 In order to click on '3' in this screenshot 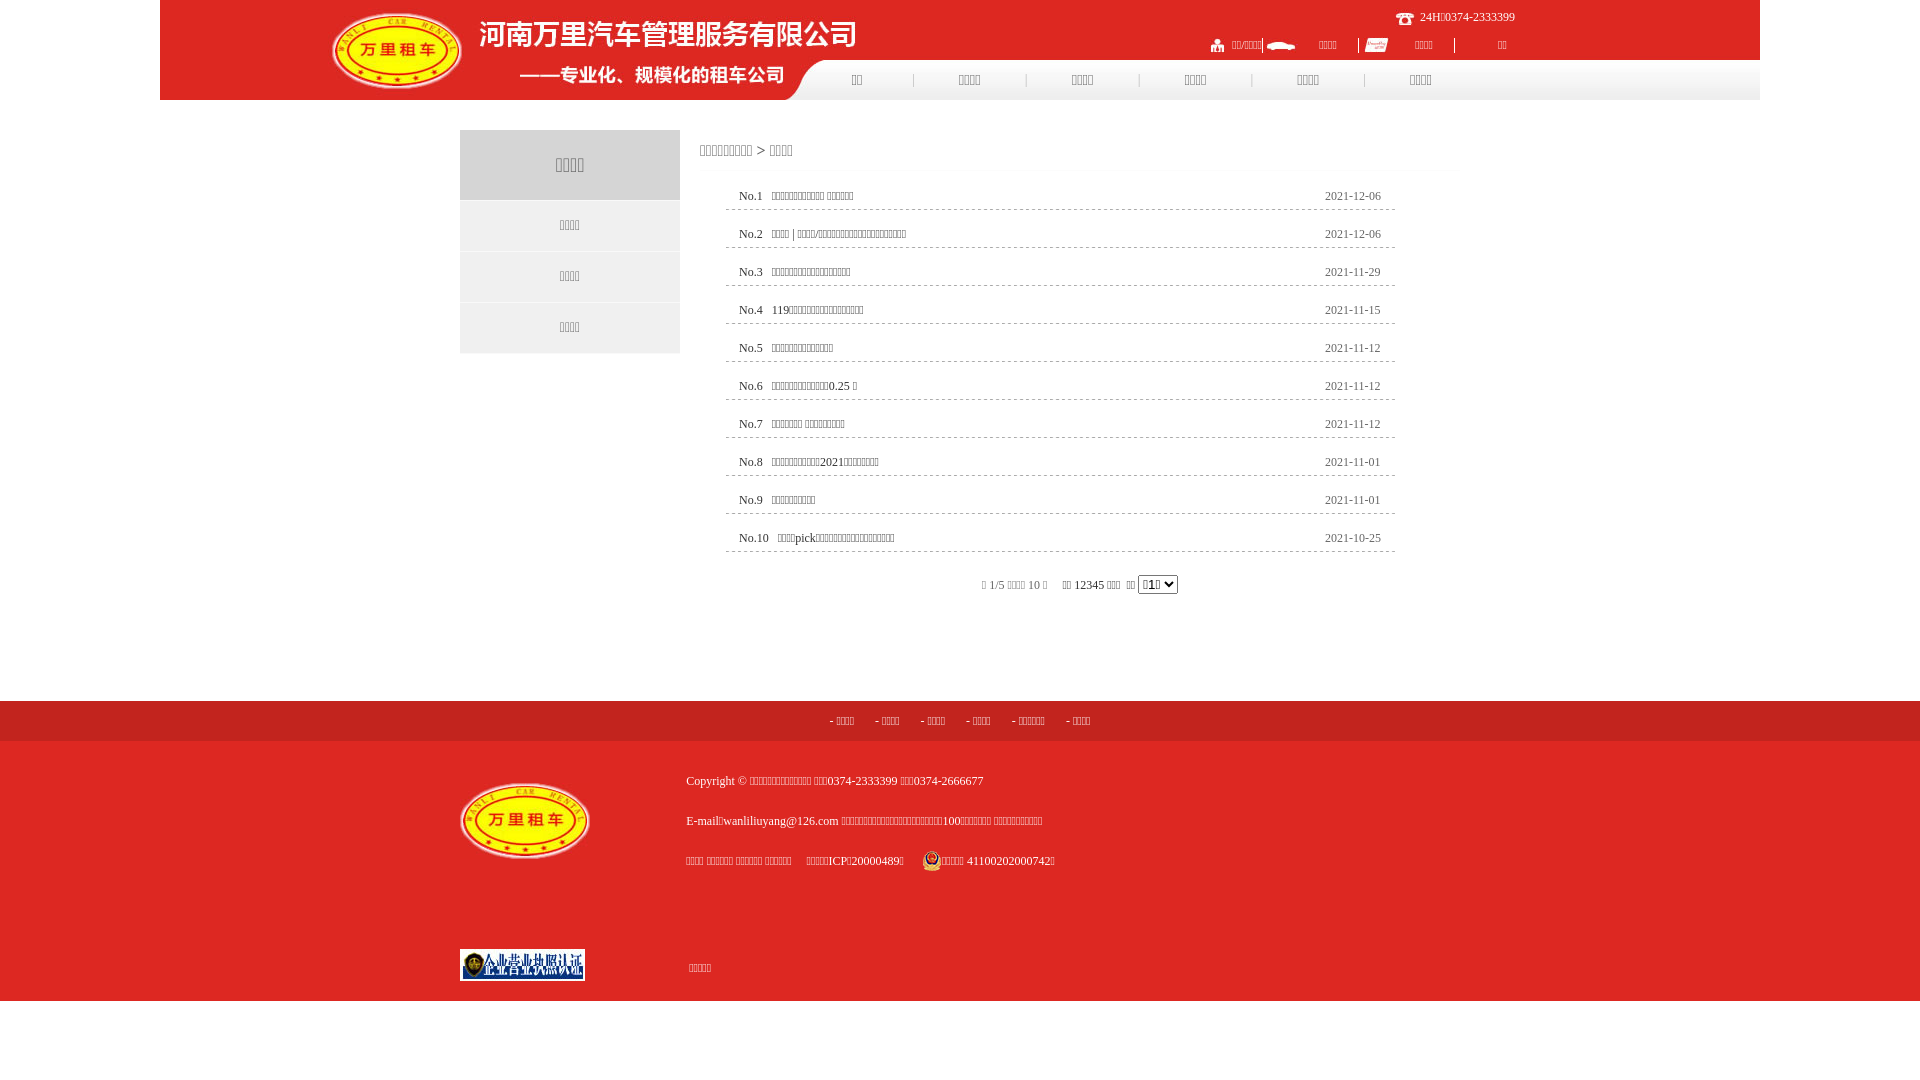, I will do `click(1088, 585)`.